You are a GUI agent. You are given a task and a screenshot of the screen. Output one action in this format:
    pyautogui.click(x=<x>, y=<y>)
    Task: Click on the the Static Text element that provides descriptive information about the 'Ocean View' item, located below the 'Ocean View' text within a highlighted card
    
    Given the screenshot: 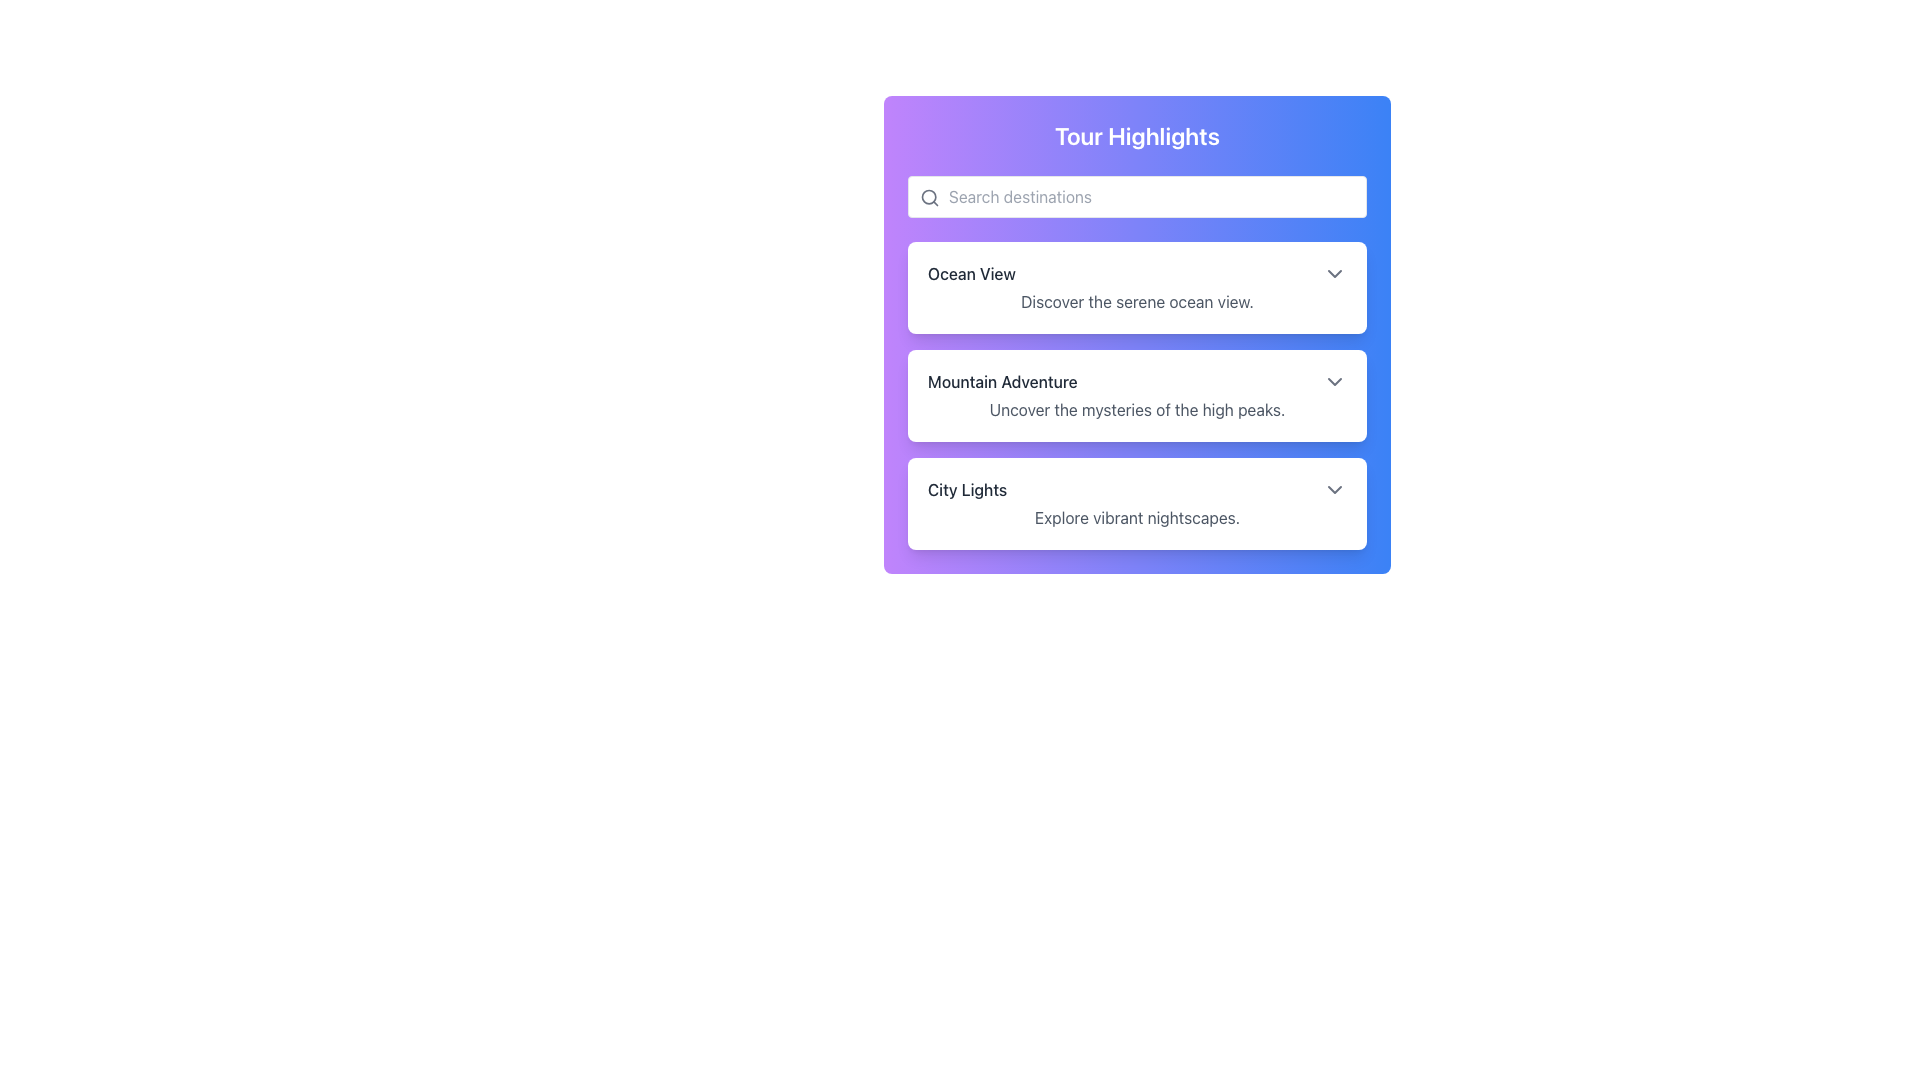 What is the action you would take?
    pyautogui.click(x=1137, y=301)
    